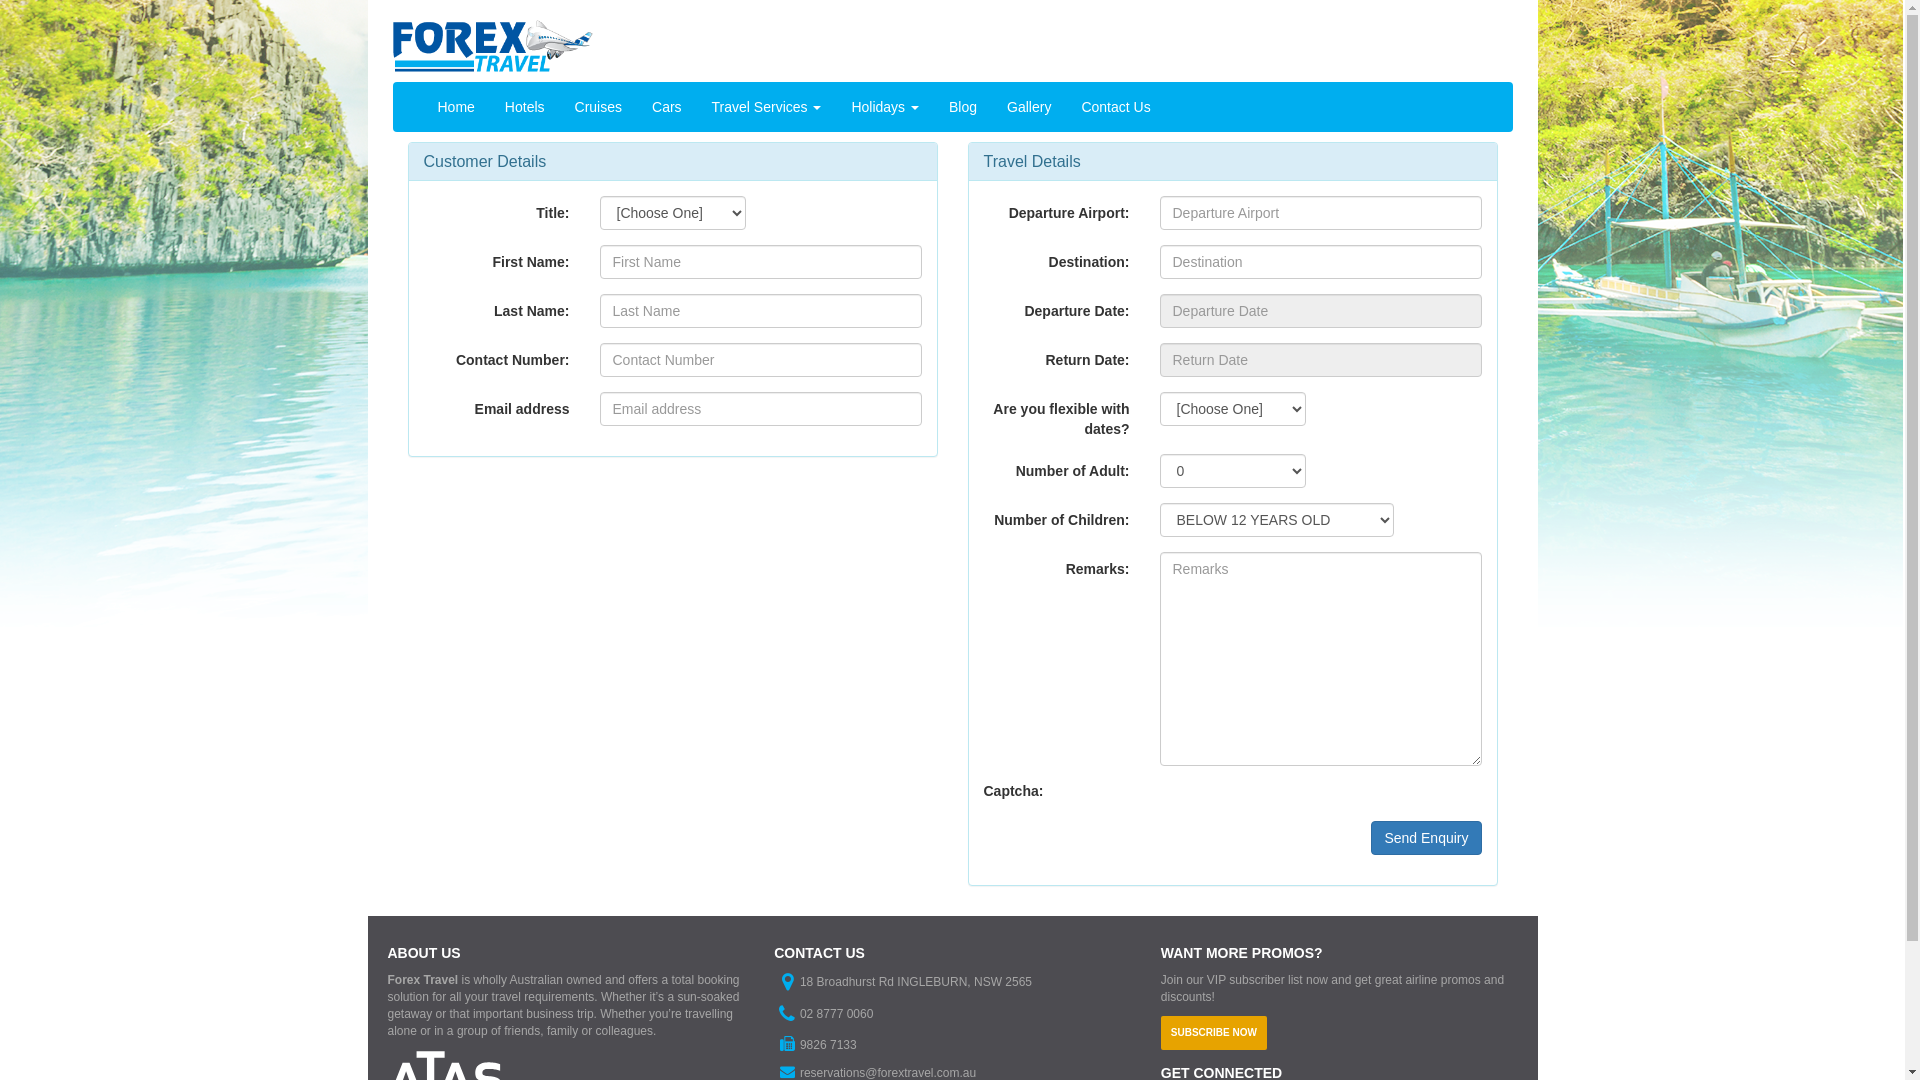 The height and width of the screenshot is (1080, 1920). Describe the element at coordinates (597, 107) in the screenshot. I see `'Cruises'` at that location.